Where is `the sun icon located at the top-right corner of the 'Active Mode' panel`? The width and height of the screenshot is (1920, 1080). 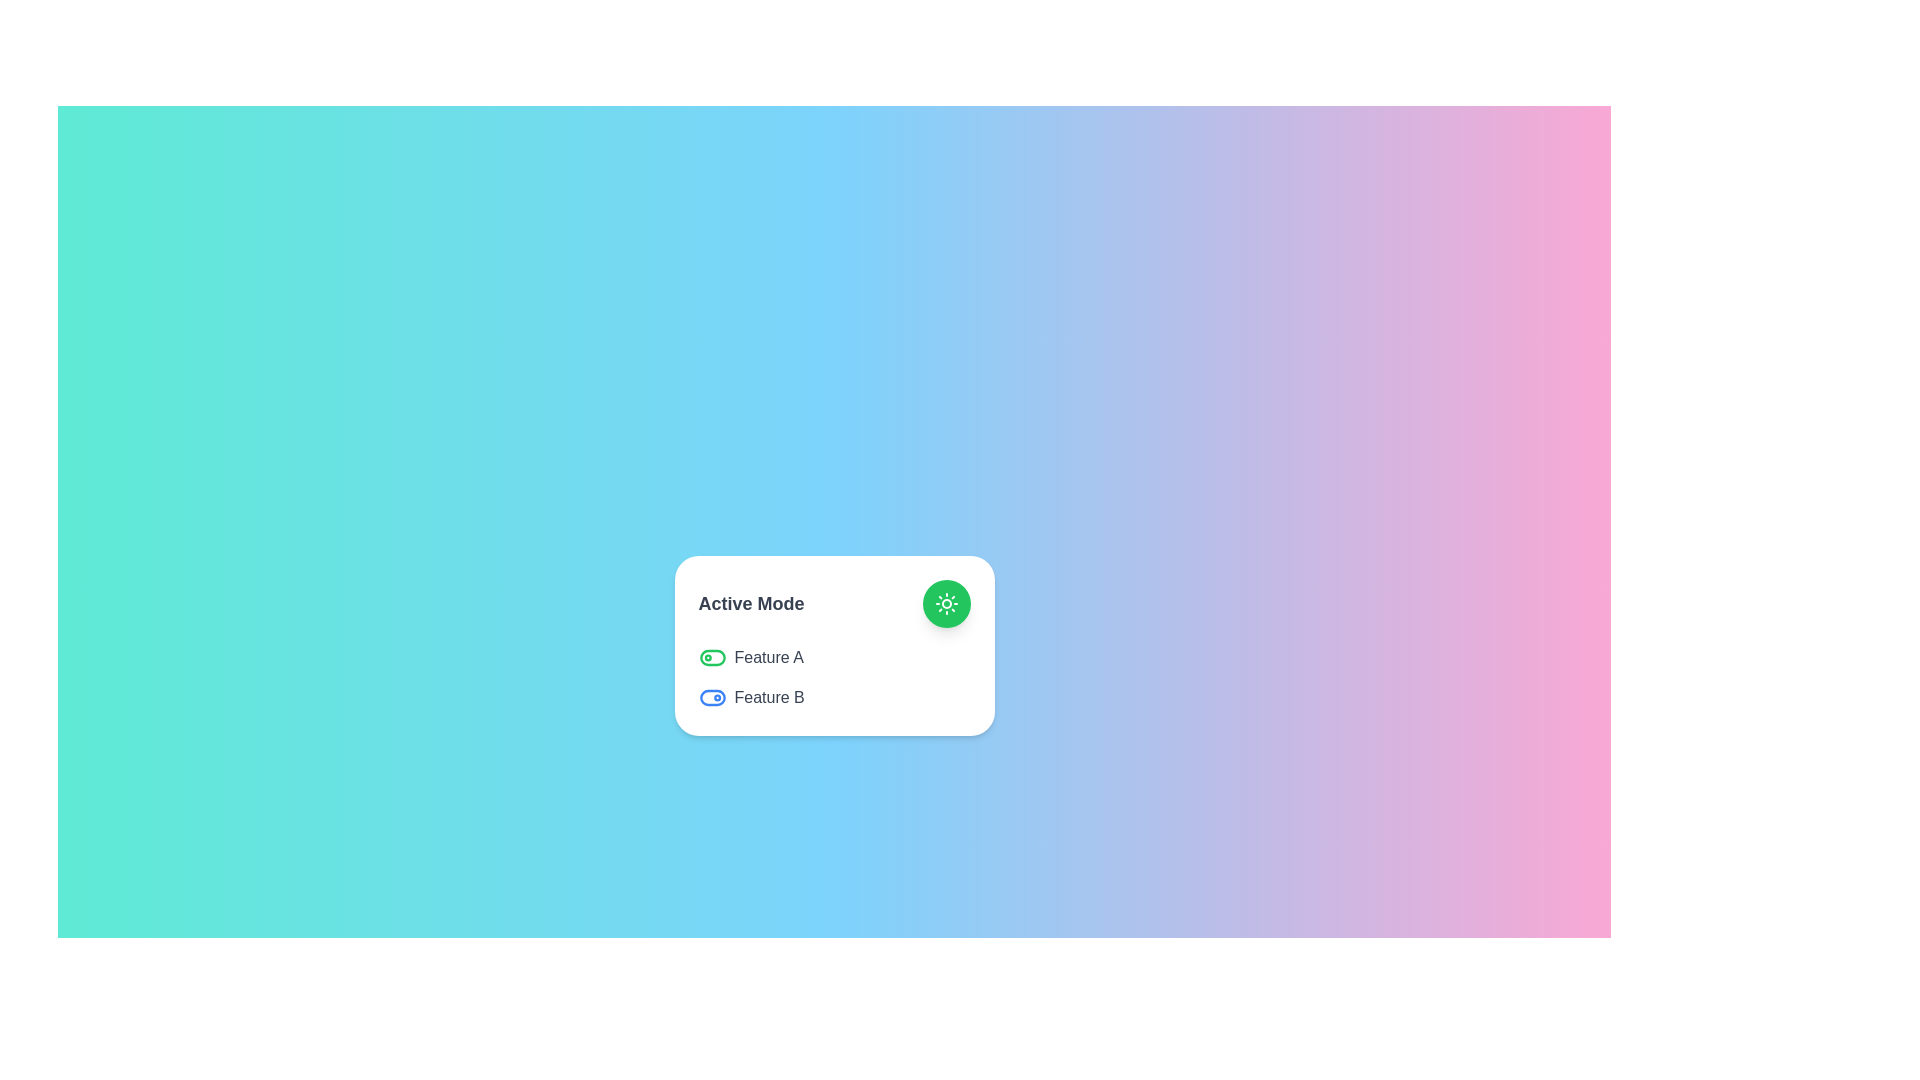
the sun icon located at the top-right corner of the 'Active Mode' panel is located at coordinates (945, 603).